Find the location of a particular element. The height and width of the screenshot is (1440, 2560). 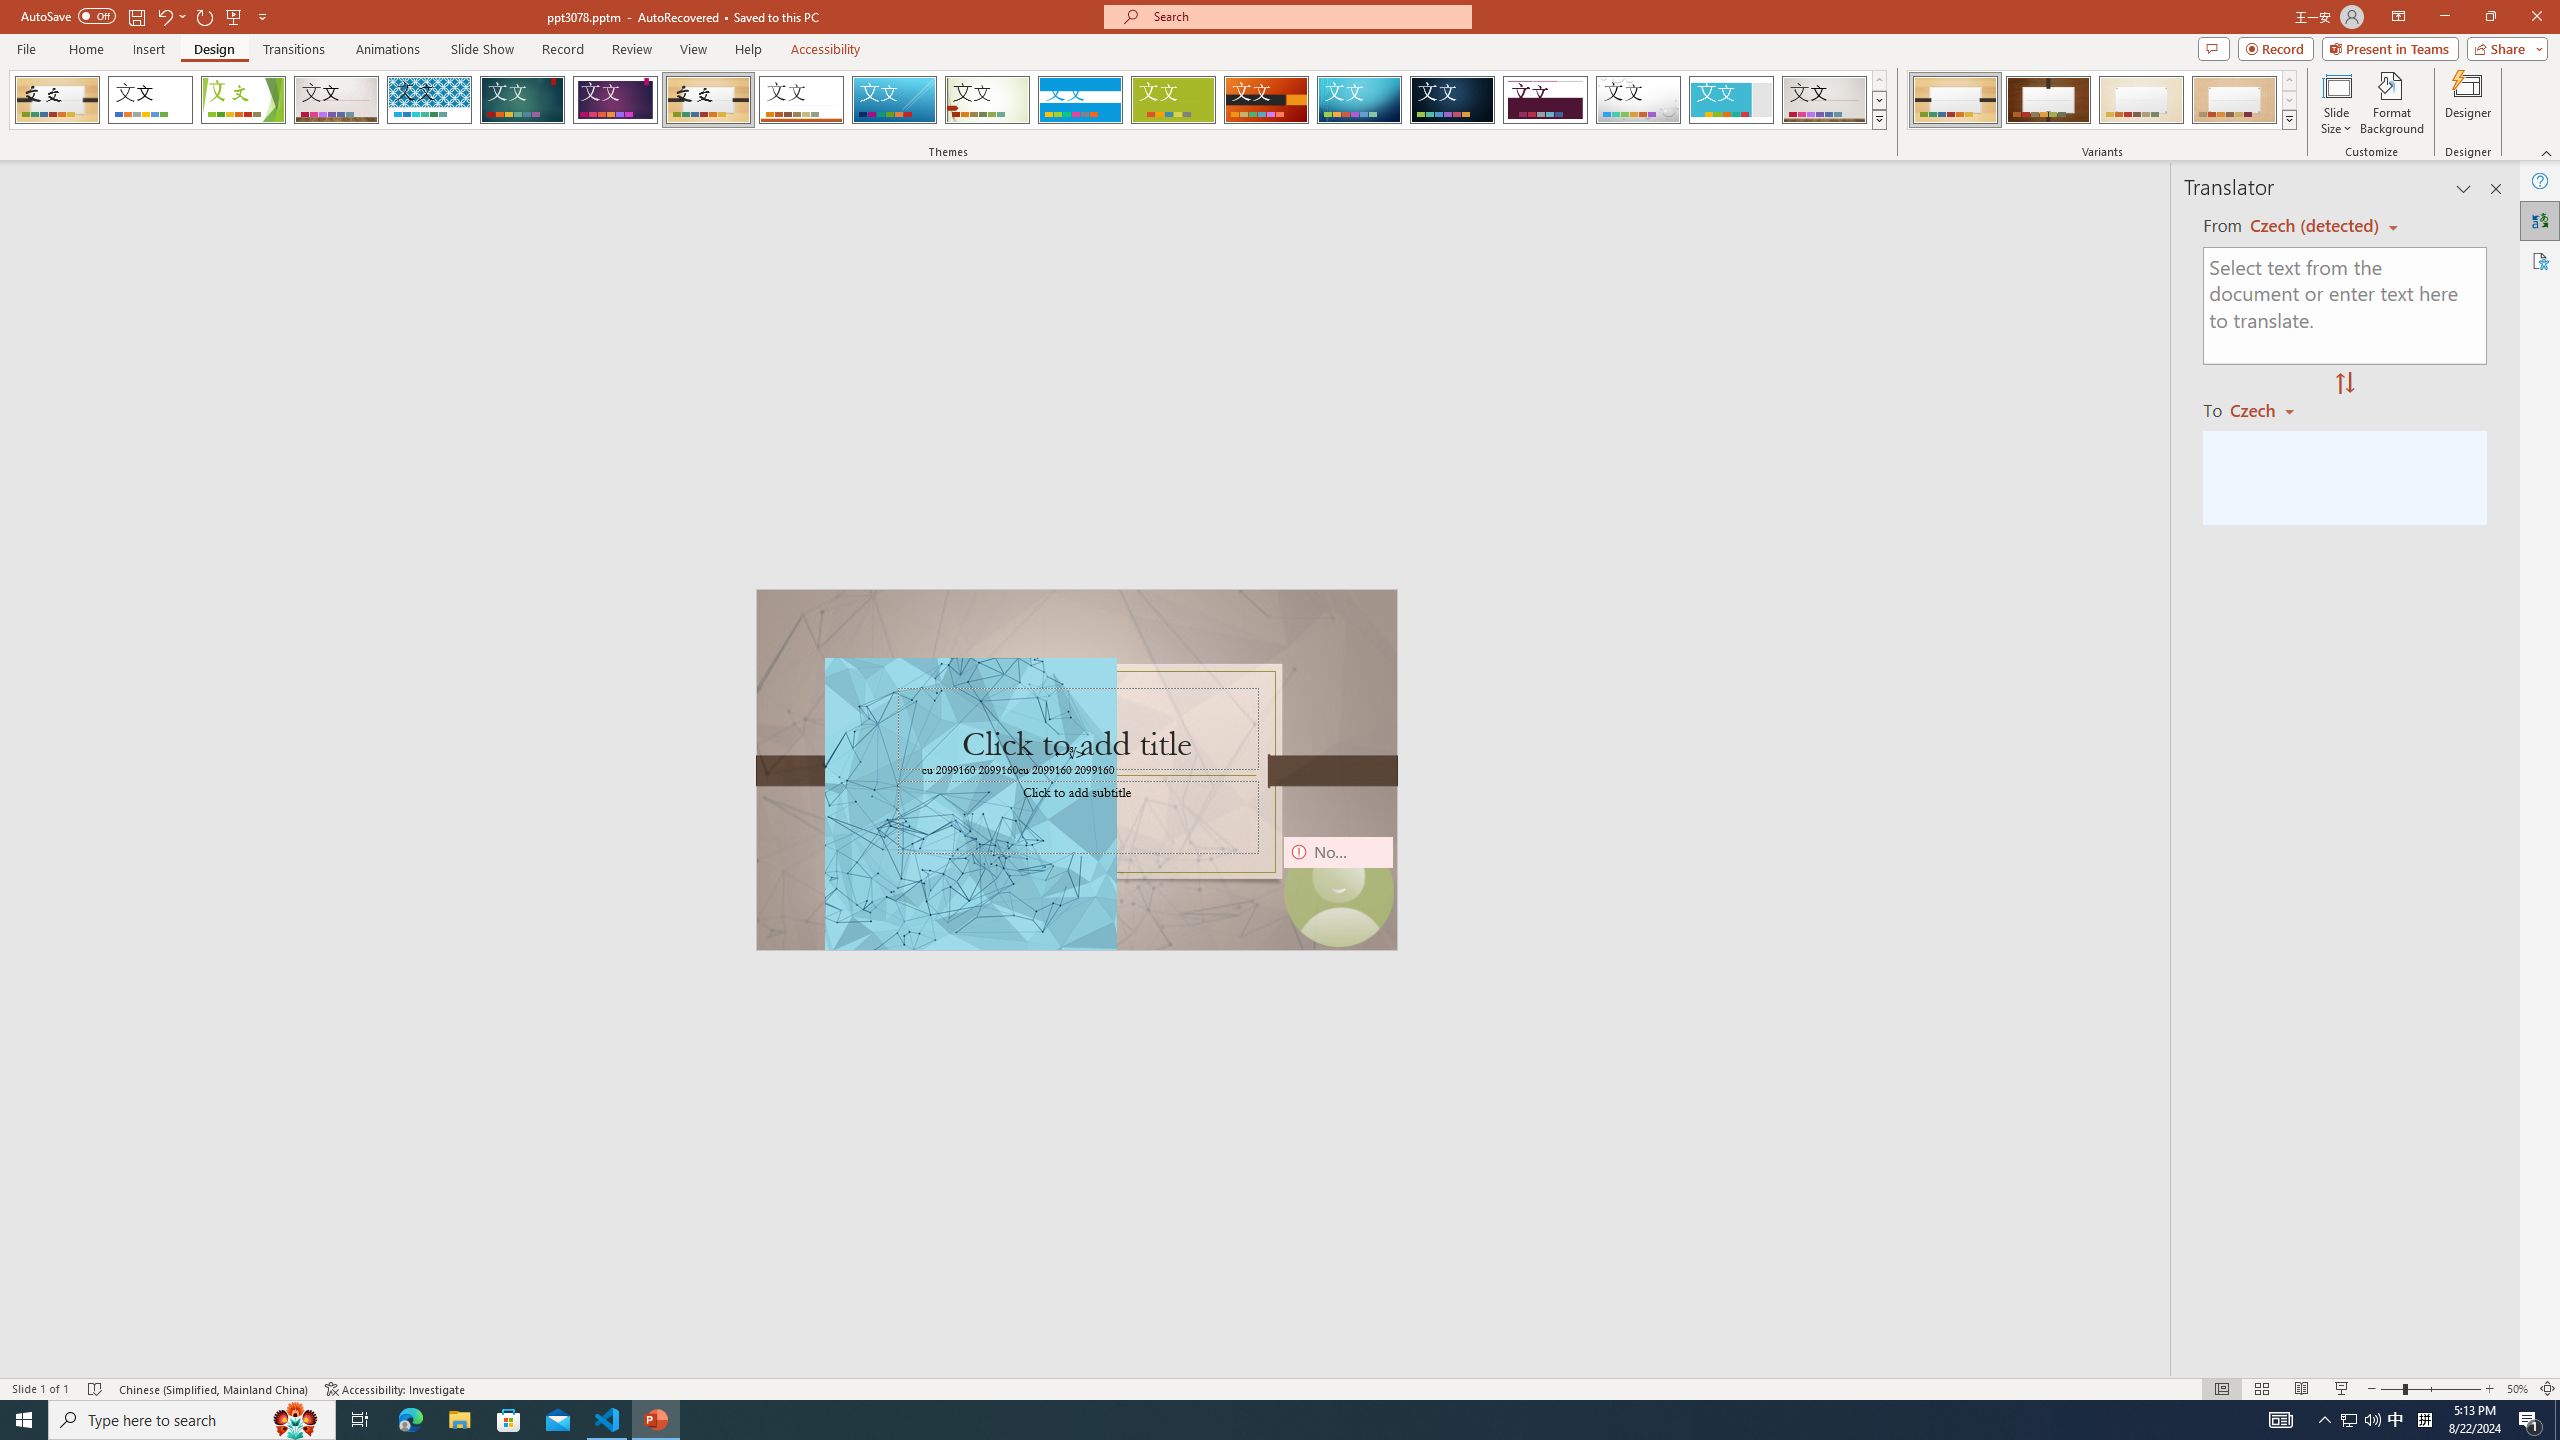

'Ion Boardroom' is located at coordinates (615, 99).